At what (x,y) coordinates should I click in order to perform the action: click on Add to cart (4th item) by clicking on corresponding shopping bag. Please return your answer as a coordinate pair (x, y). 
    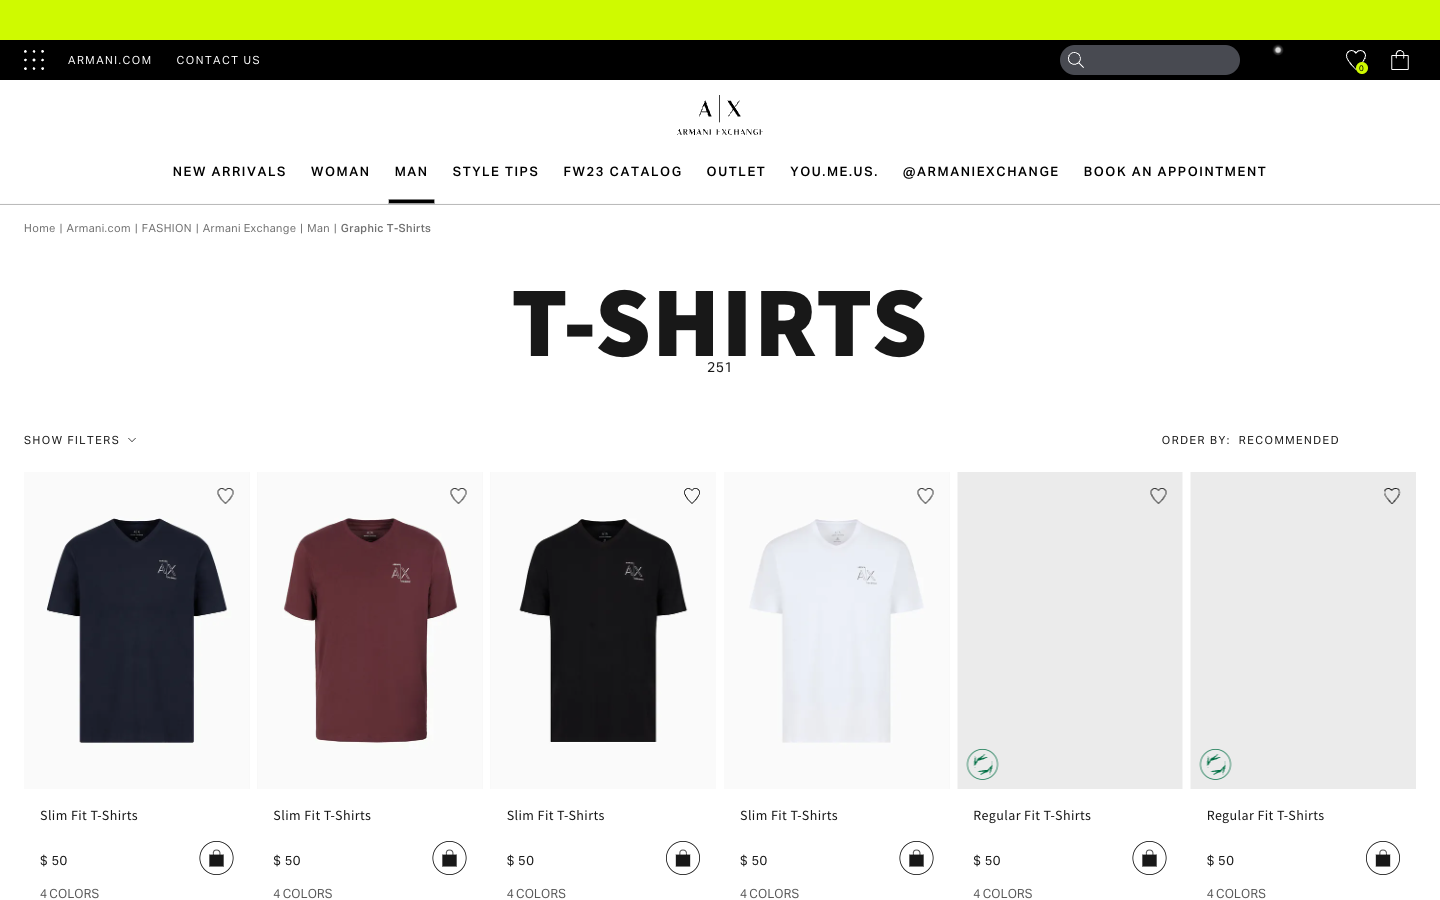
    Looking at the image, I should click on (915, 857).